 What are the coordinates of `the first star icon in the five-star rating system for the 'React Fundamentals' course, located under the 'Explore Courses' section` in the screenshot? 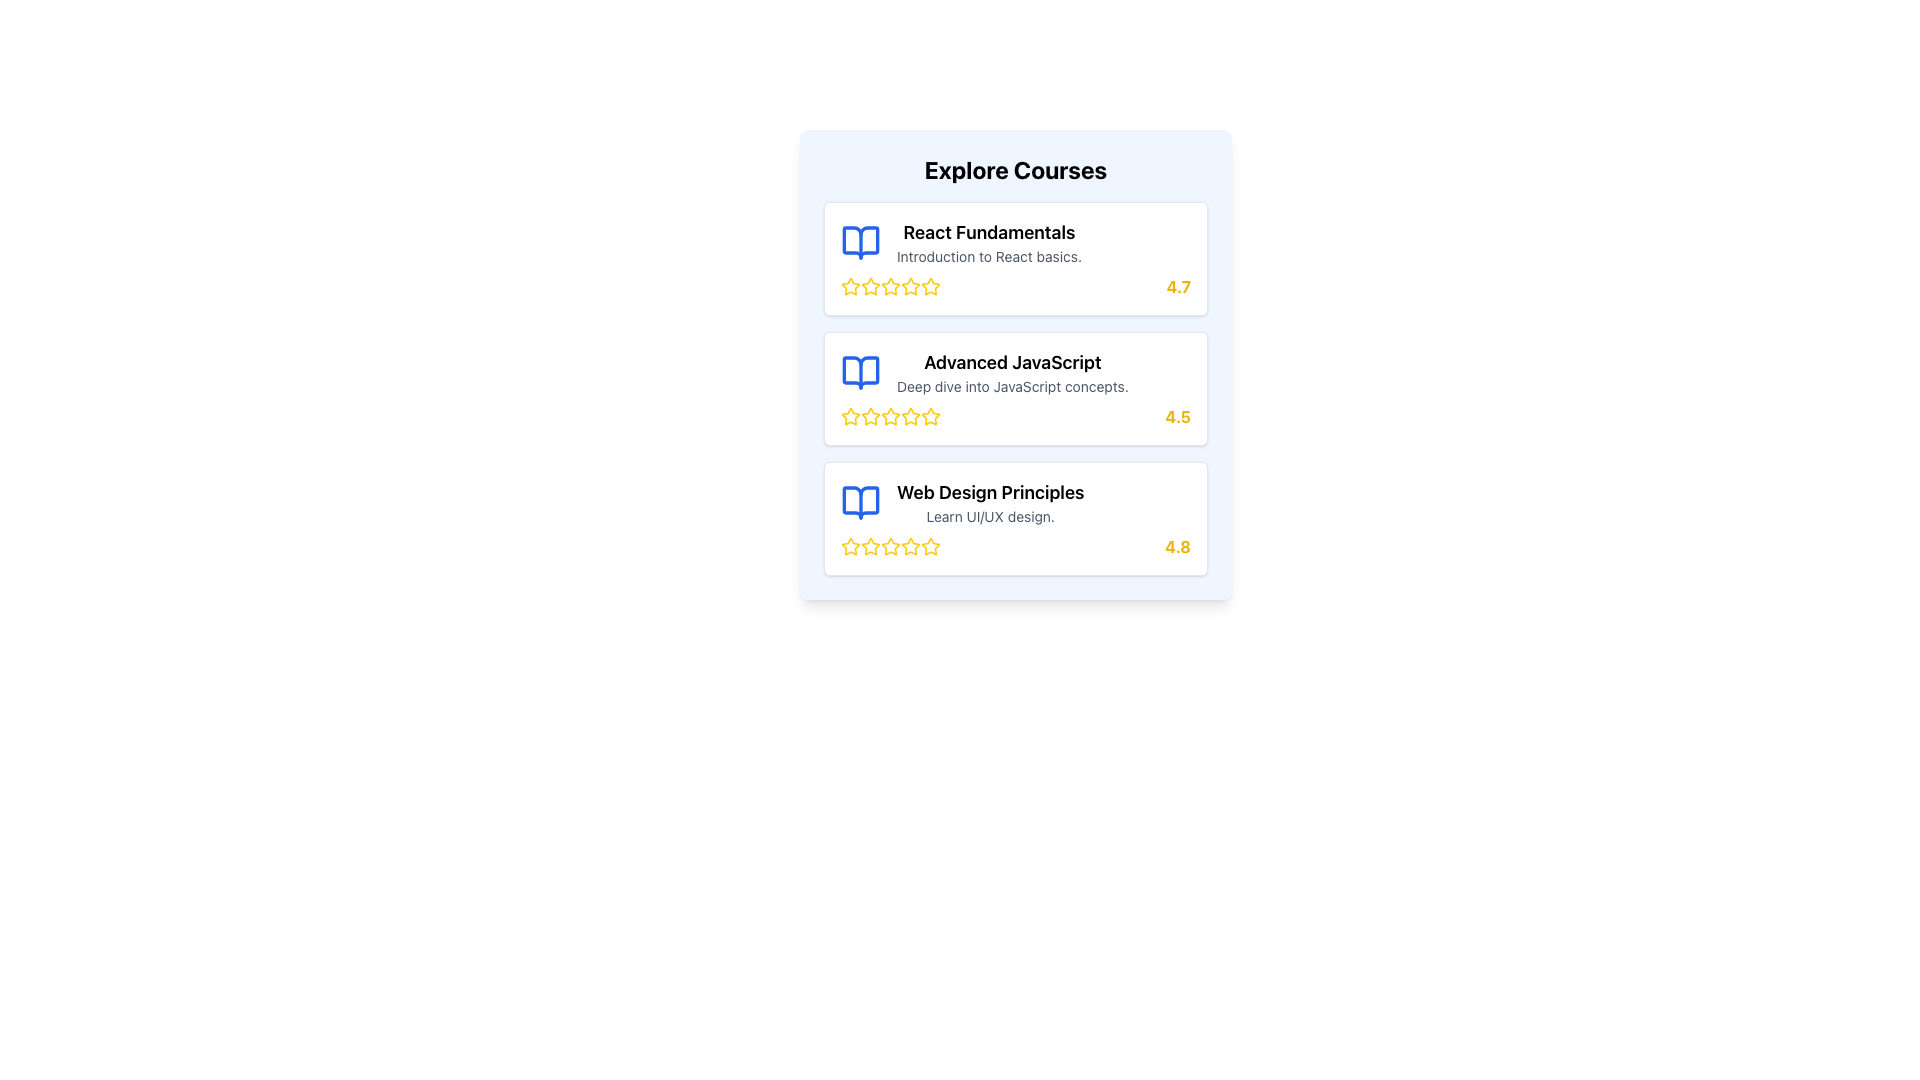 It's located at (930, 286).